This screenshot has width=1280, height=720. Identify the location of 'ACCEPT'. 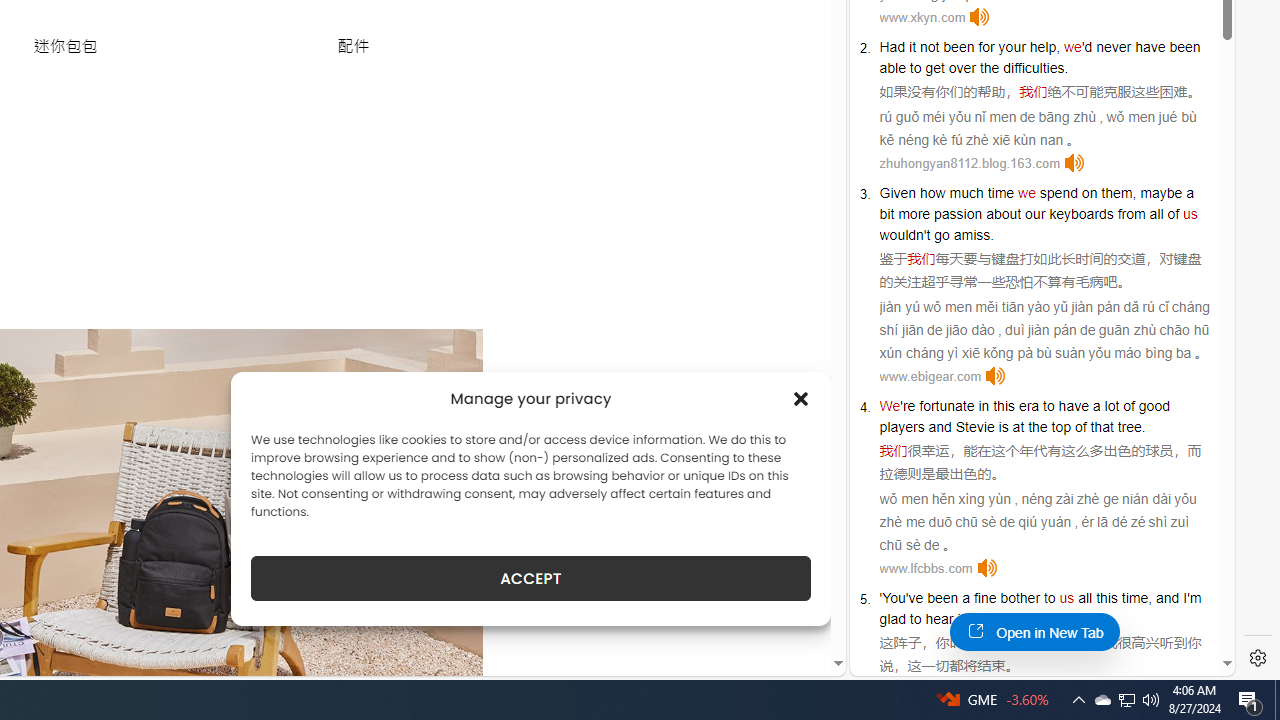
(531, 578).